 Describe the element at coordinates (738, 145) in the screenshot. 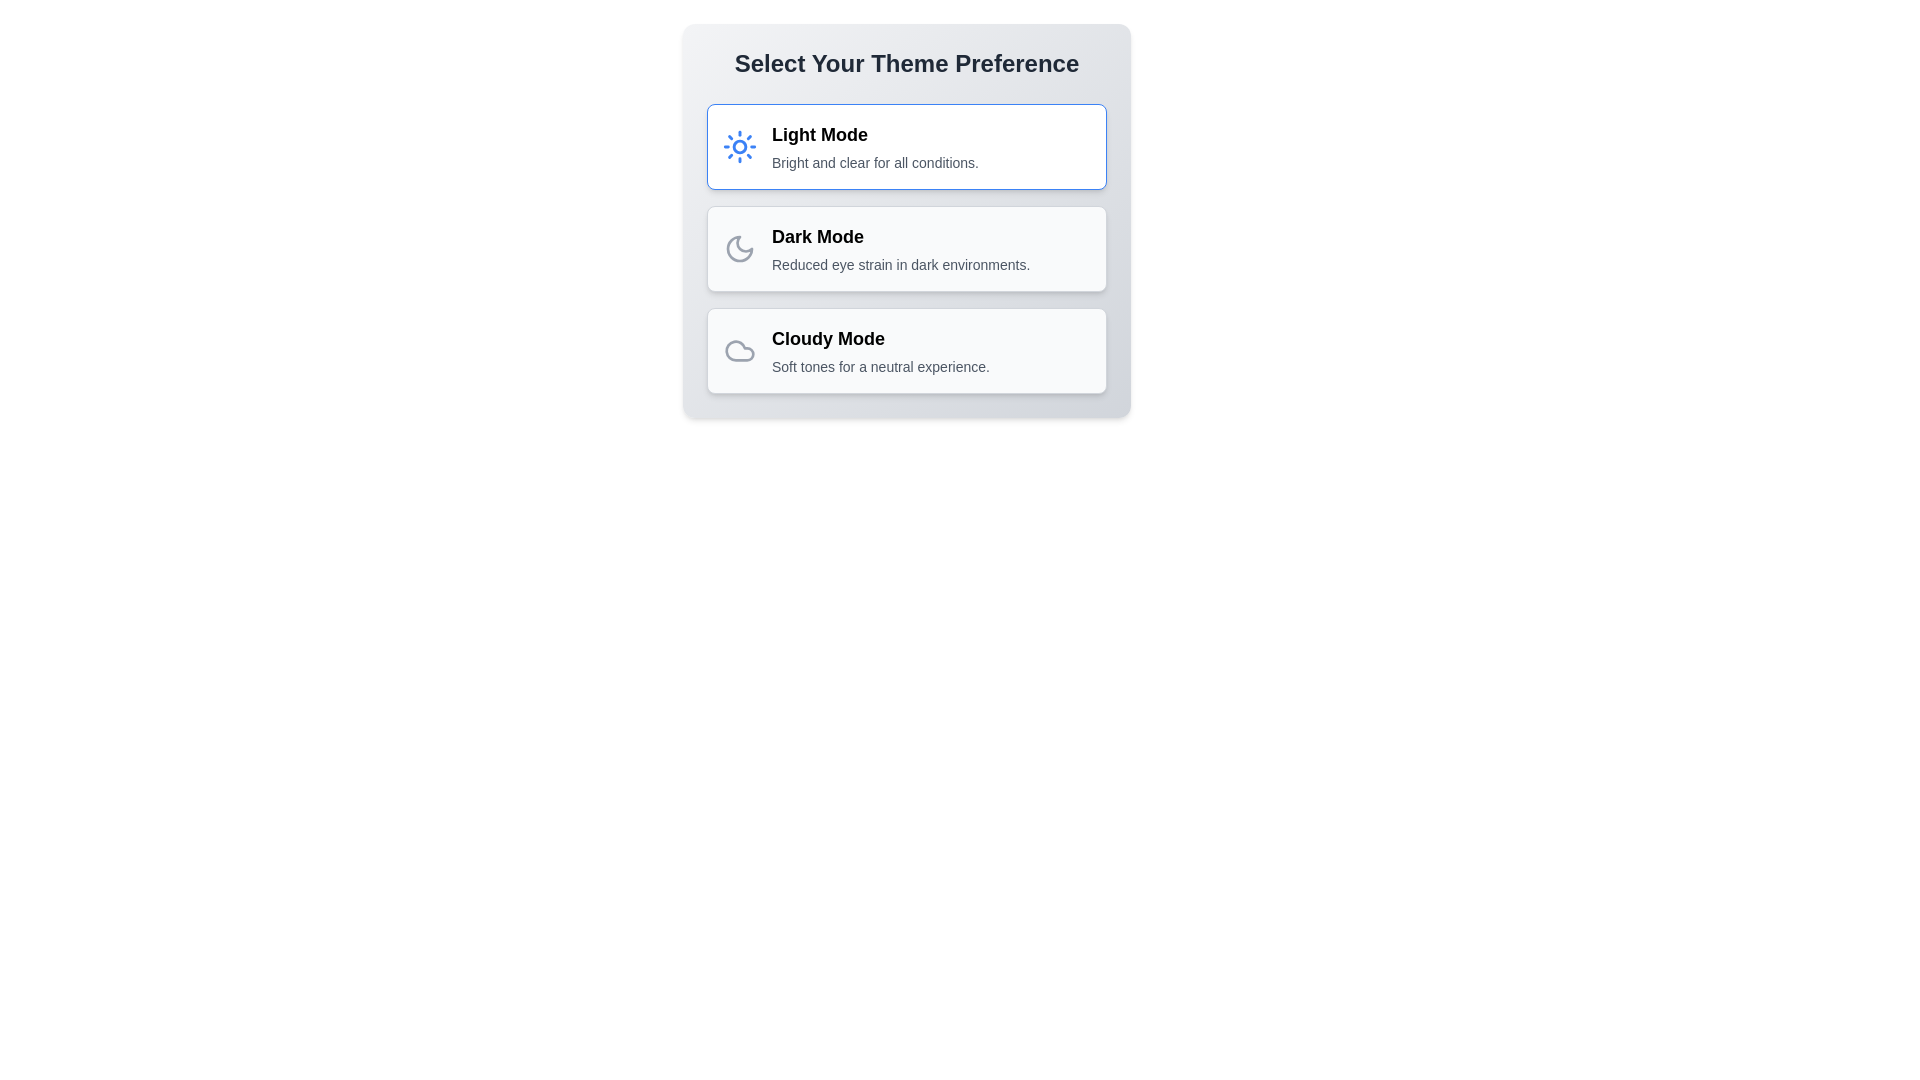

I see `the 'Light Mode' theme icon, which is located to the left of the text 'Light Mode' in the theme preferences list` at that location.